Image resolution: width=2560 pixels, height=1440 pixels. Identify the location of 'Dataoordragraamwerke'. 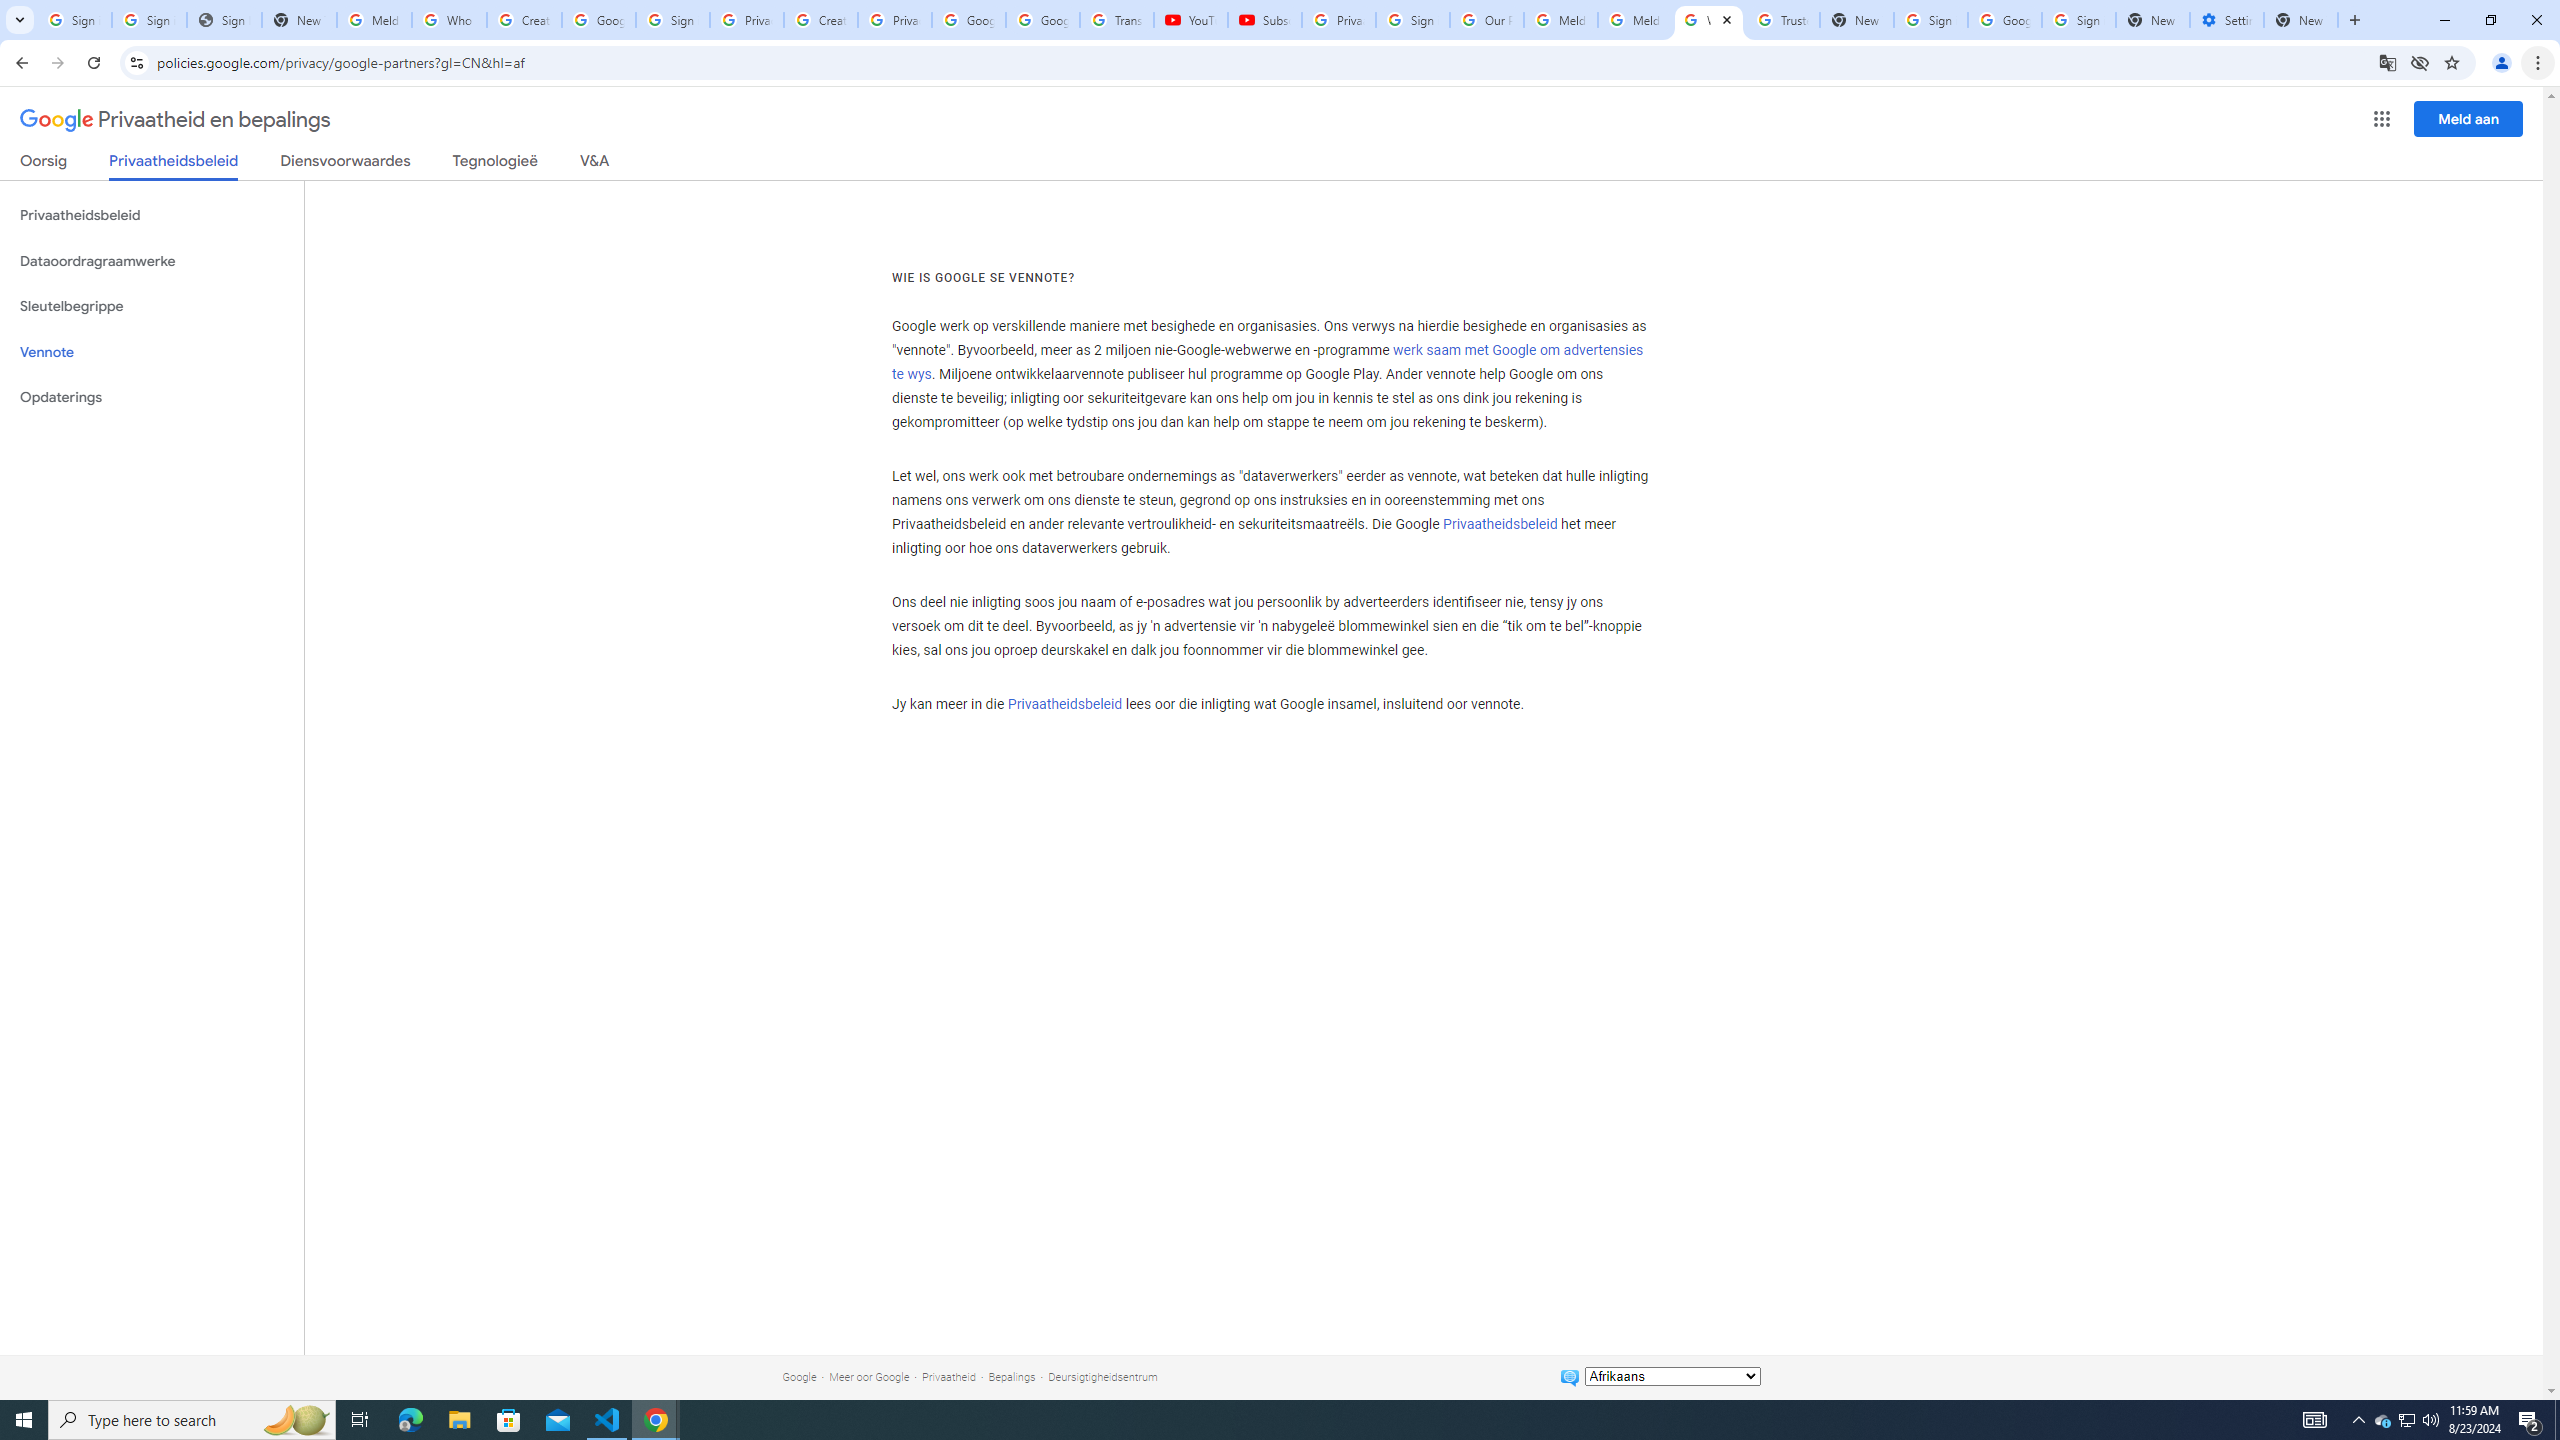
(151, 260).